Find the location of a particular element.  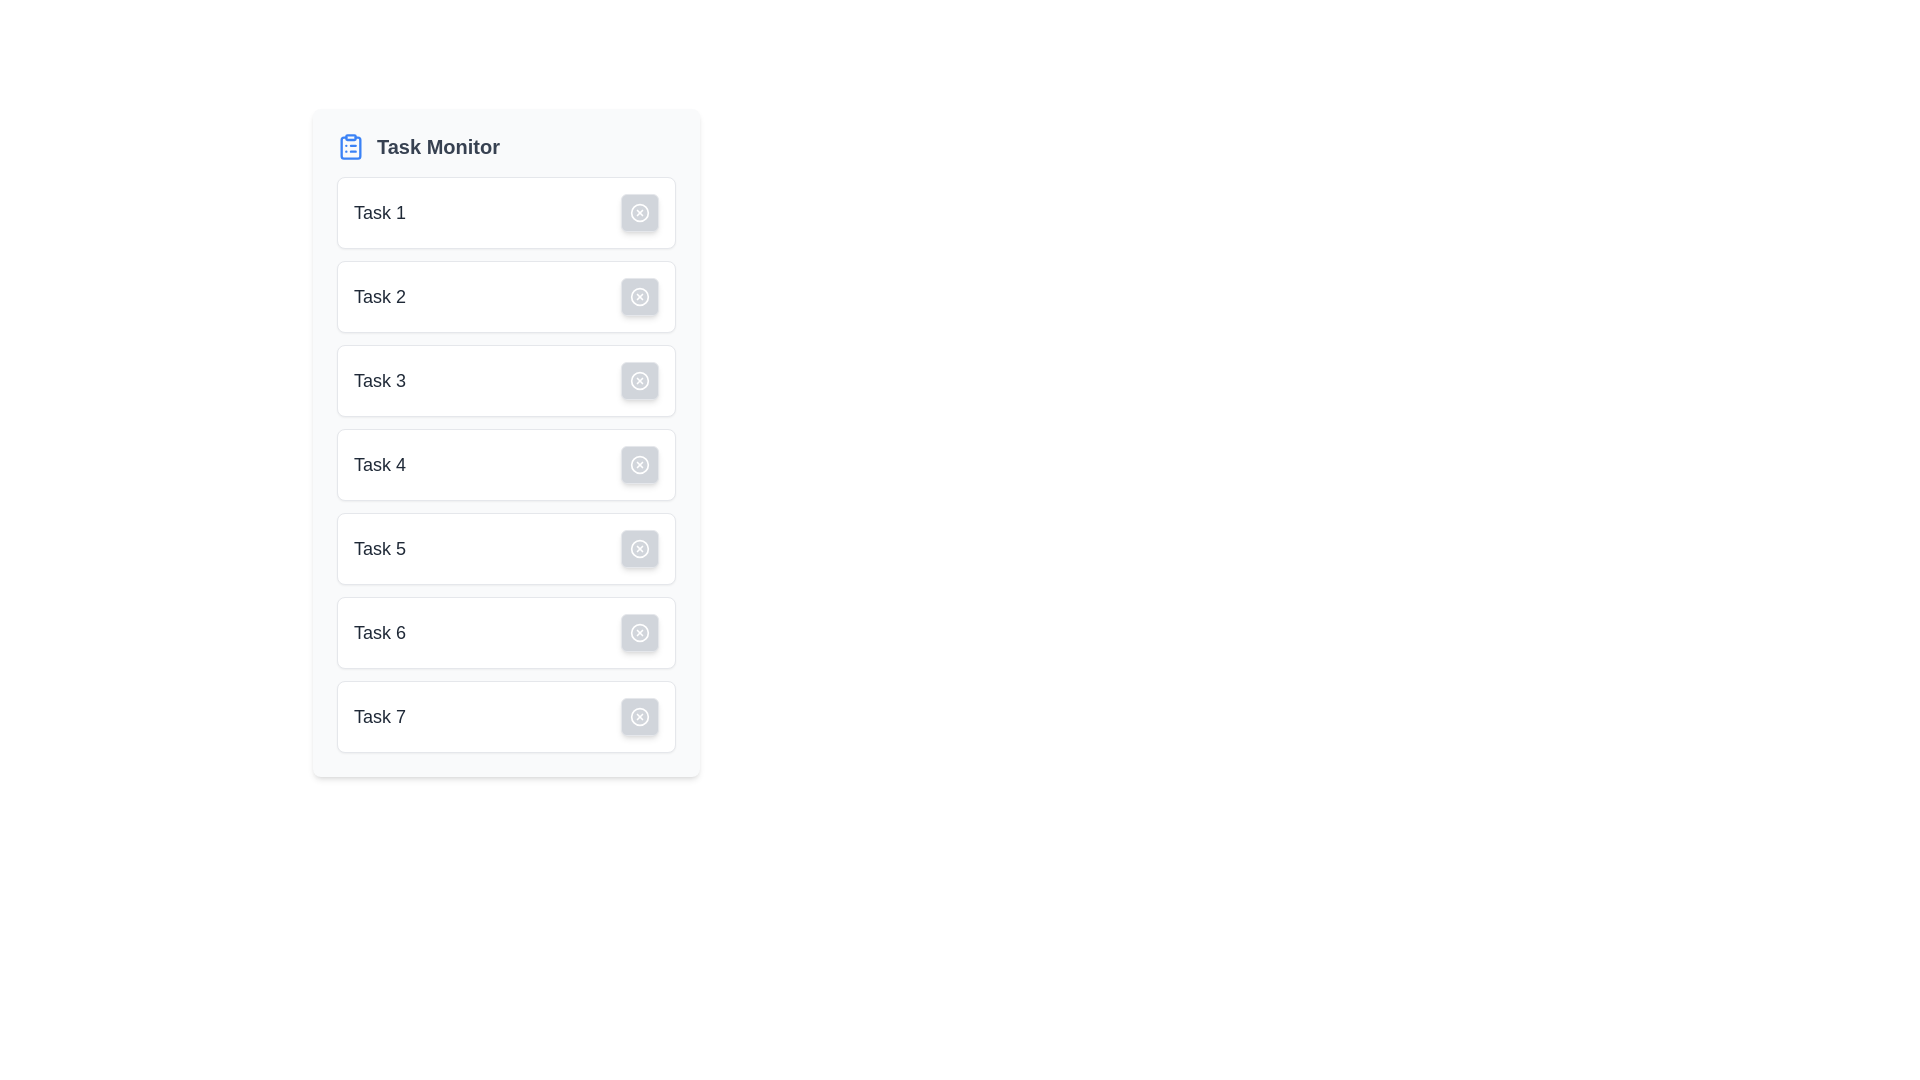

the 'Task Monitor' static text label, which is styled in bold with a larger font size and gray color, centrally placed at the top of the interface and adjacent to an icon on its left is located at coordinates (437, 145).